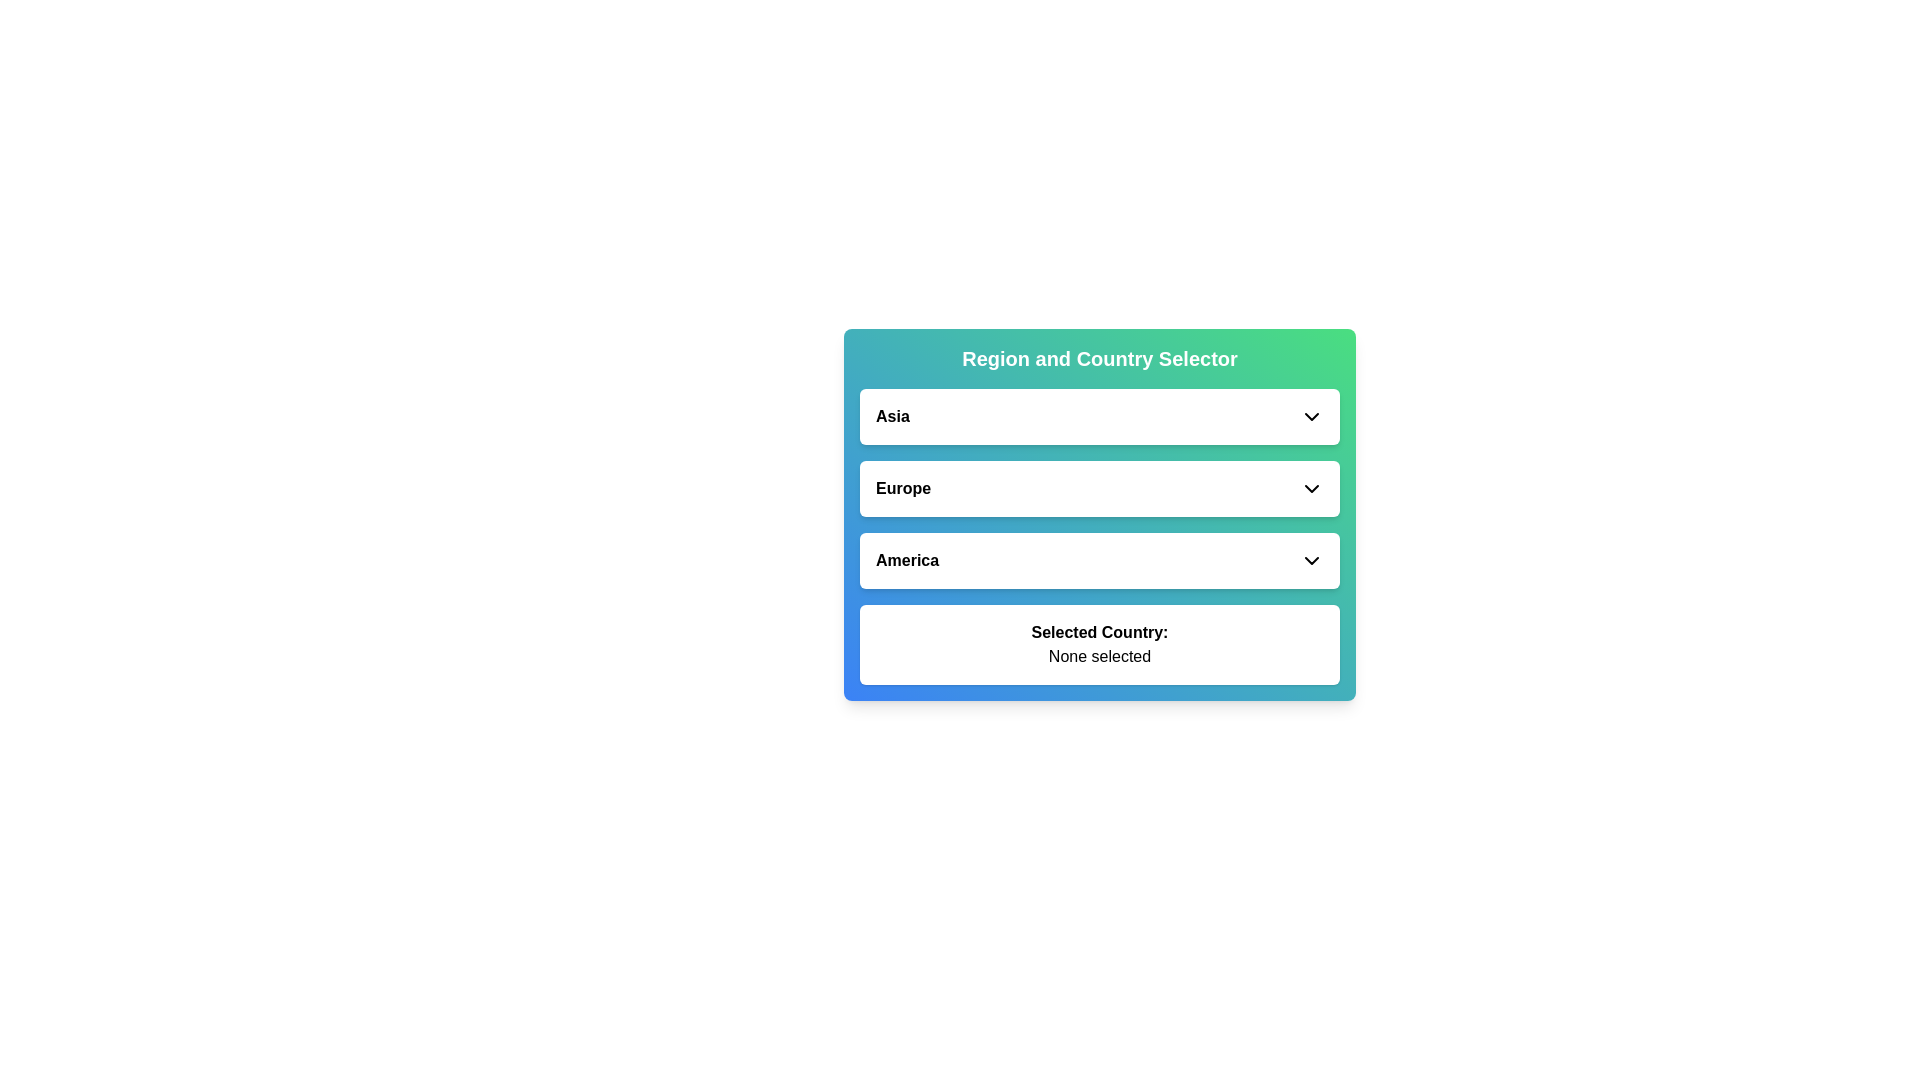 This screenshot has width=1920, height=1080. Describe the element at coordinates (891, 415) in the screenshot. I see `bold text label displaying 'Asia' located in the first dropdown menu, which is left-aligned next to a chevron-down icon` at that location.